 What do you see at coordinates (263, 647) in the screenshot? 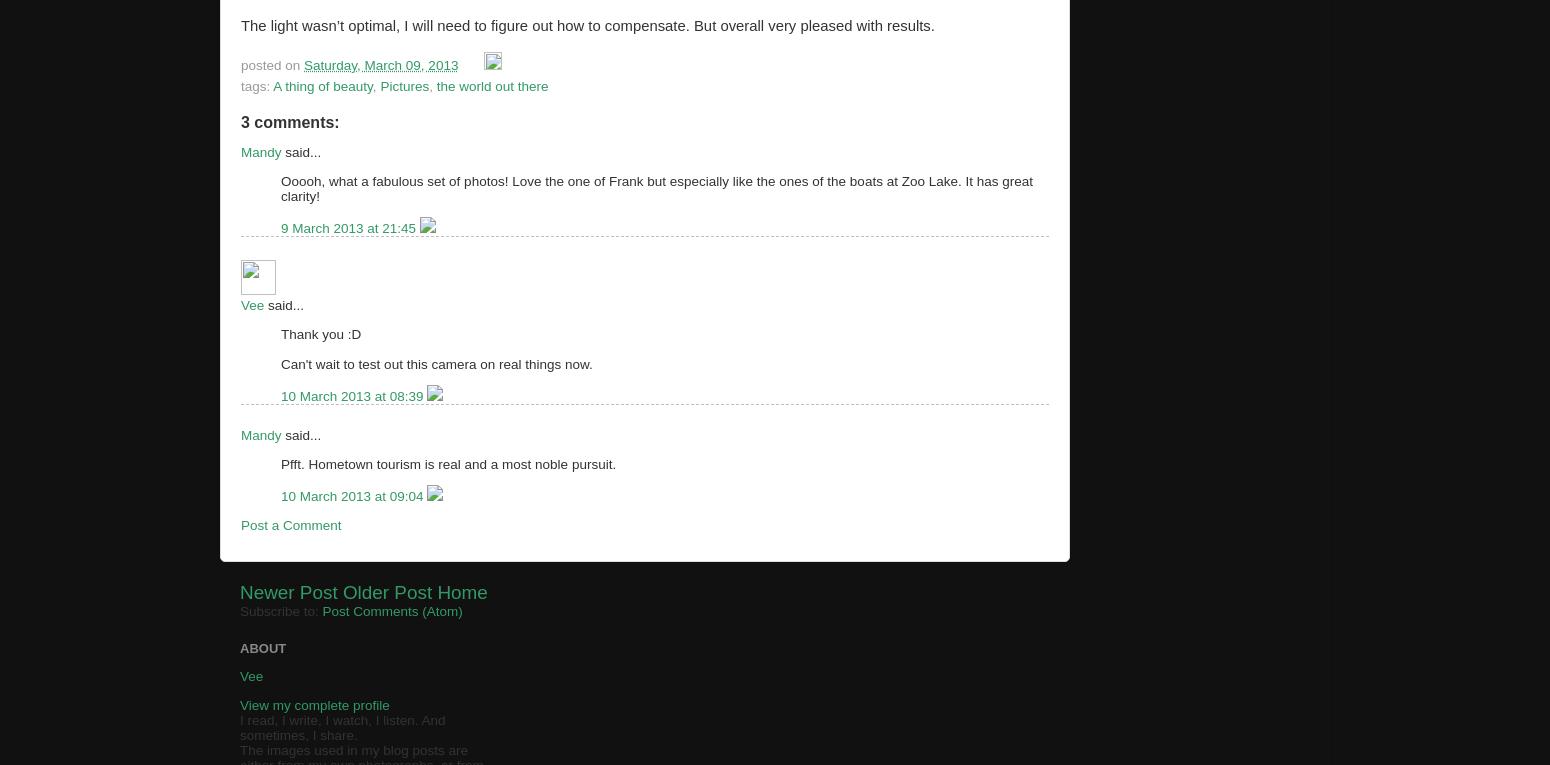
I see `'About'` at bounding box center [263, 647].